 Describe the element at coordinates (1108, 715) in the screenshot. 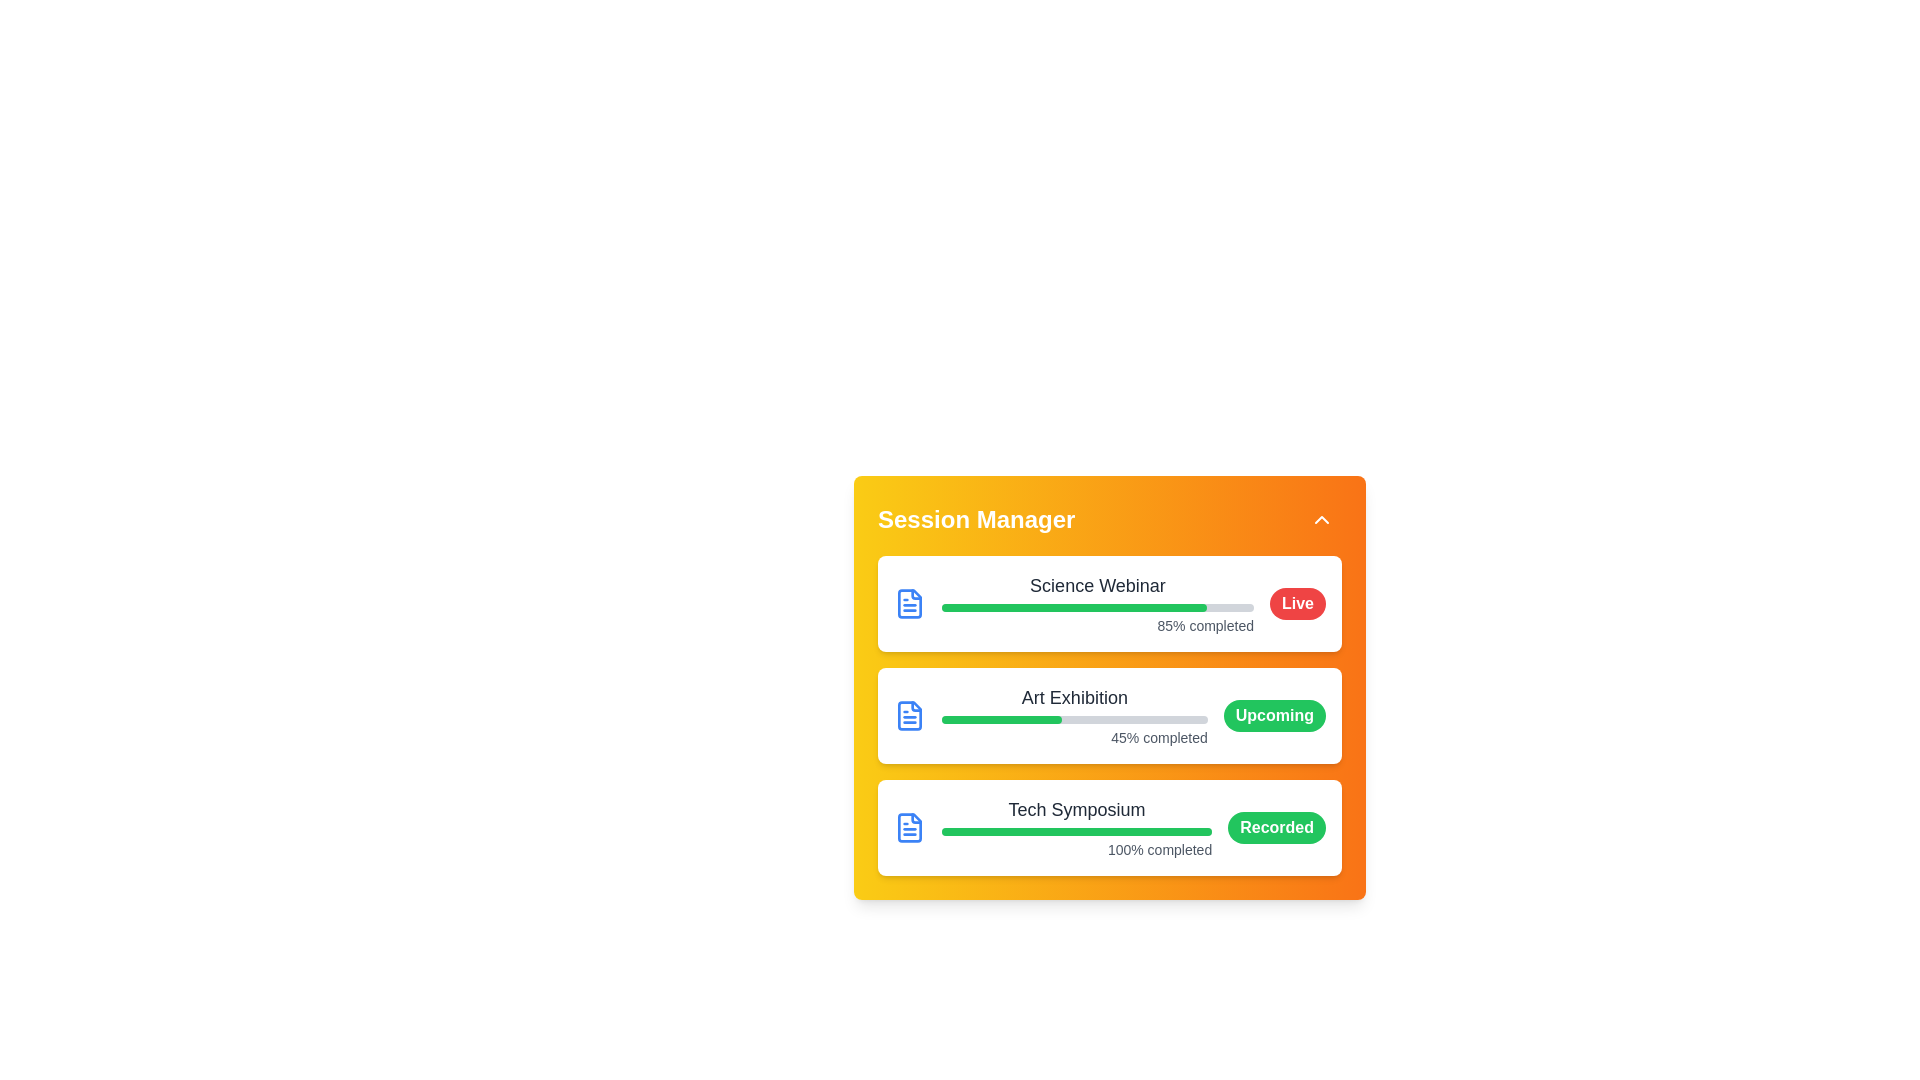

I see `the informational card labeled 'Art Exhibition' with a blue file icon, which is located in the middle of a vertically stacked list of event cards in the 'Session Manager' interface` at that location.